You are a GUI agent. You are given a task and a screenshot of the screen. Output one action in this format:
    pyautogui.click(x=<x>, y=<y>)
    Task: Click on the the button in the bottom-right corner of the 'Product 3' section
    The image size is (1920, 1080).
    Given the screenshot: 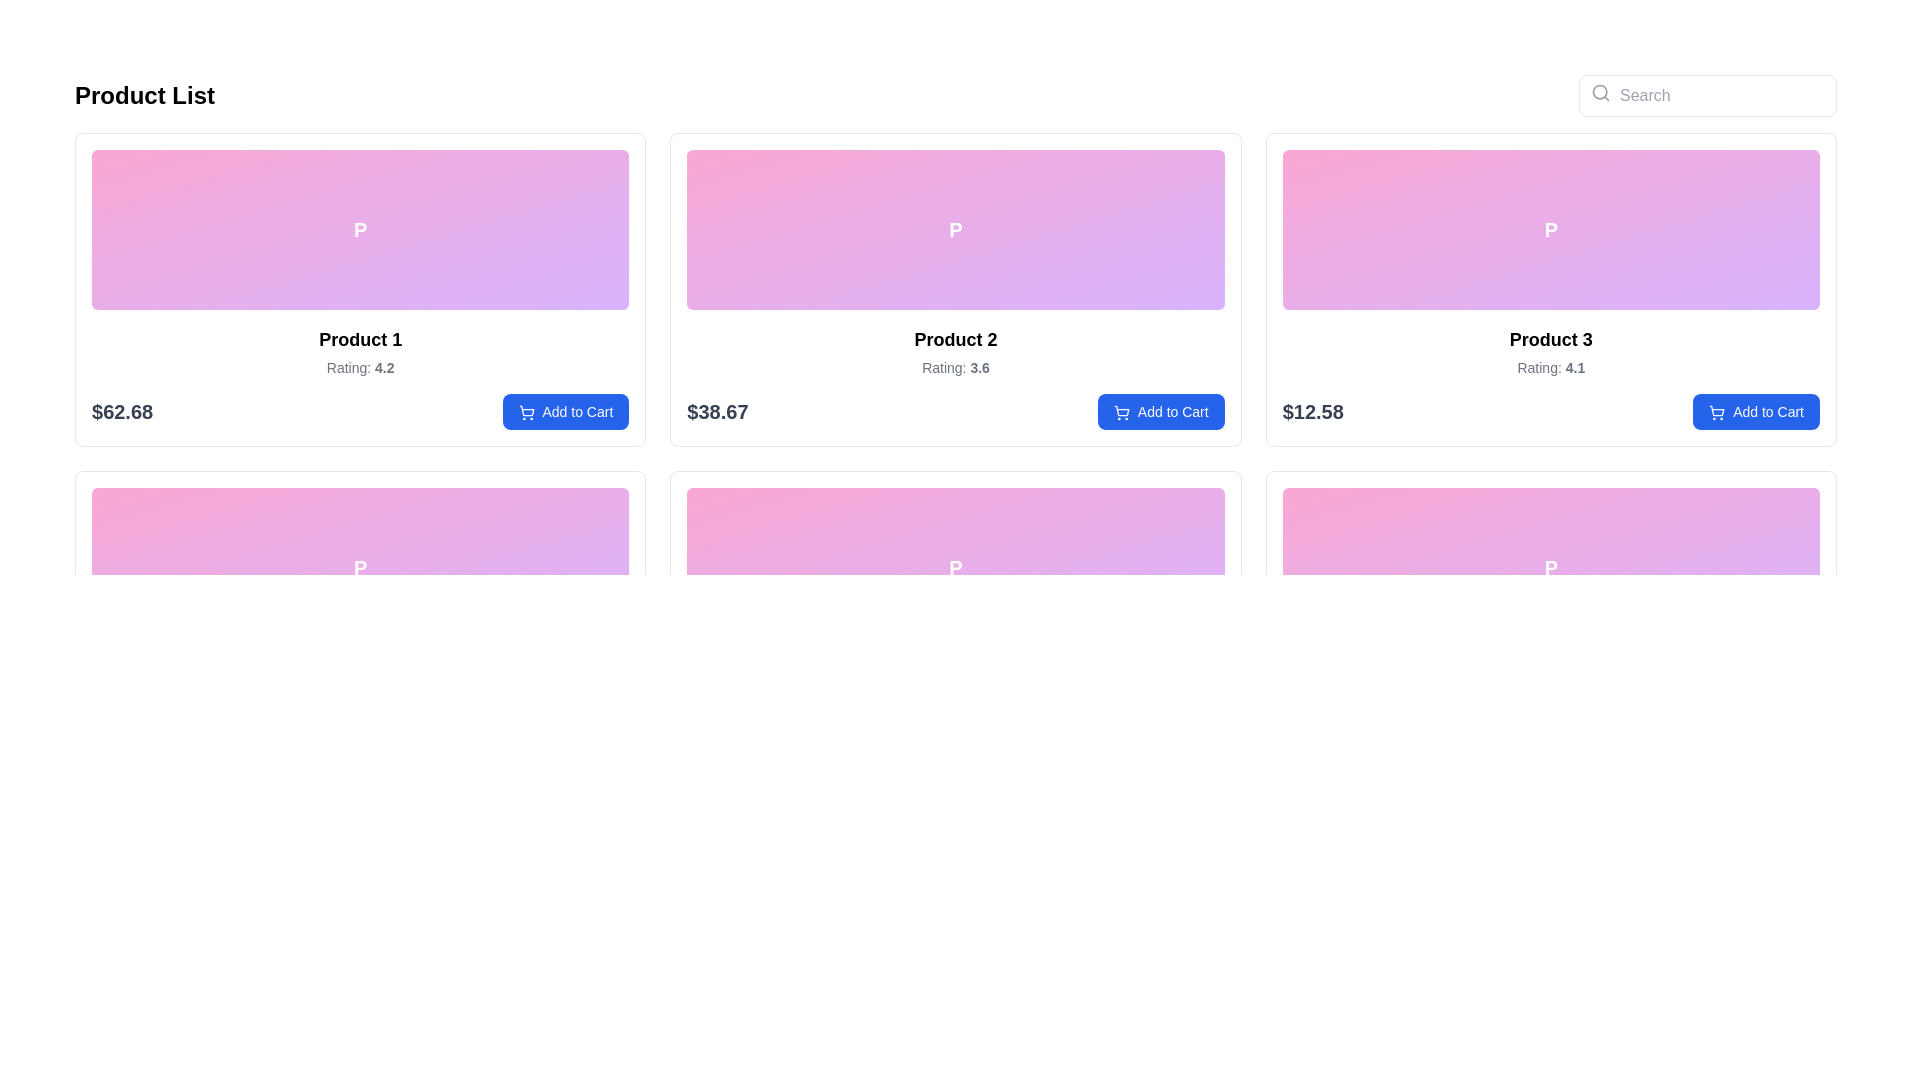 What is the action you would take?
    pyautogui.click(x=1755, y=411)
    